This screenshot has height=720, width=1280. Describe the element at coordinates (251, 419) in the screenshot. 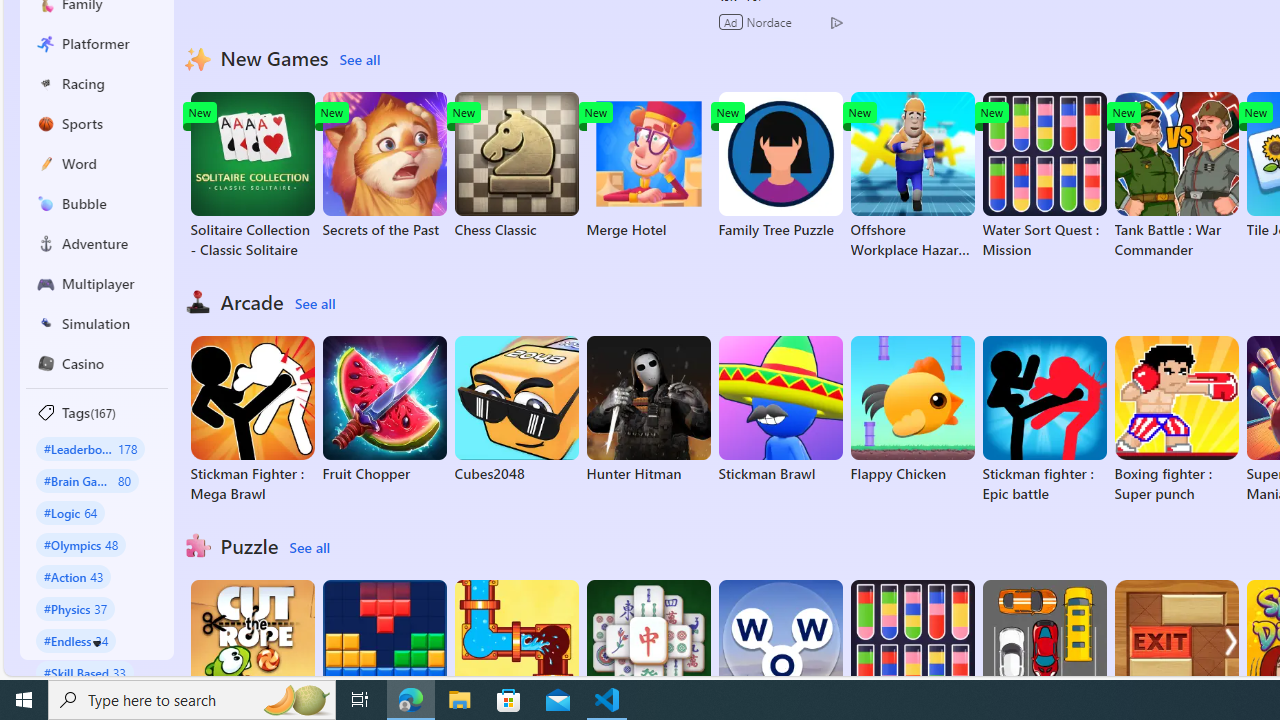

I see `'Stickman Fighter : Mega Brawl'` at that location.